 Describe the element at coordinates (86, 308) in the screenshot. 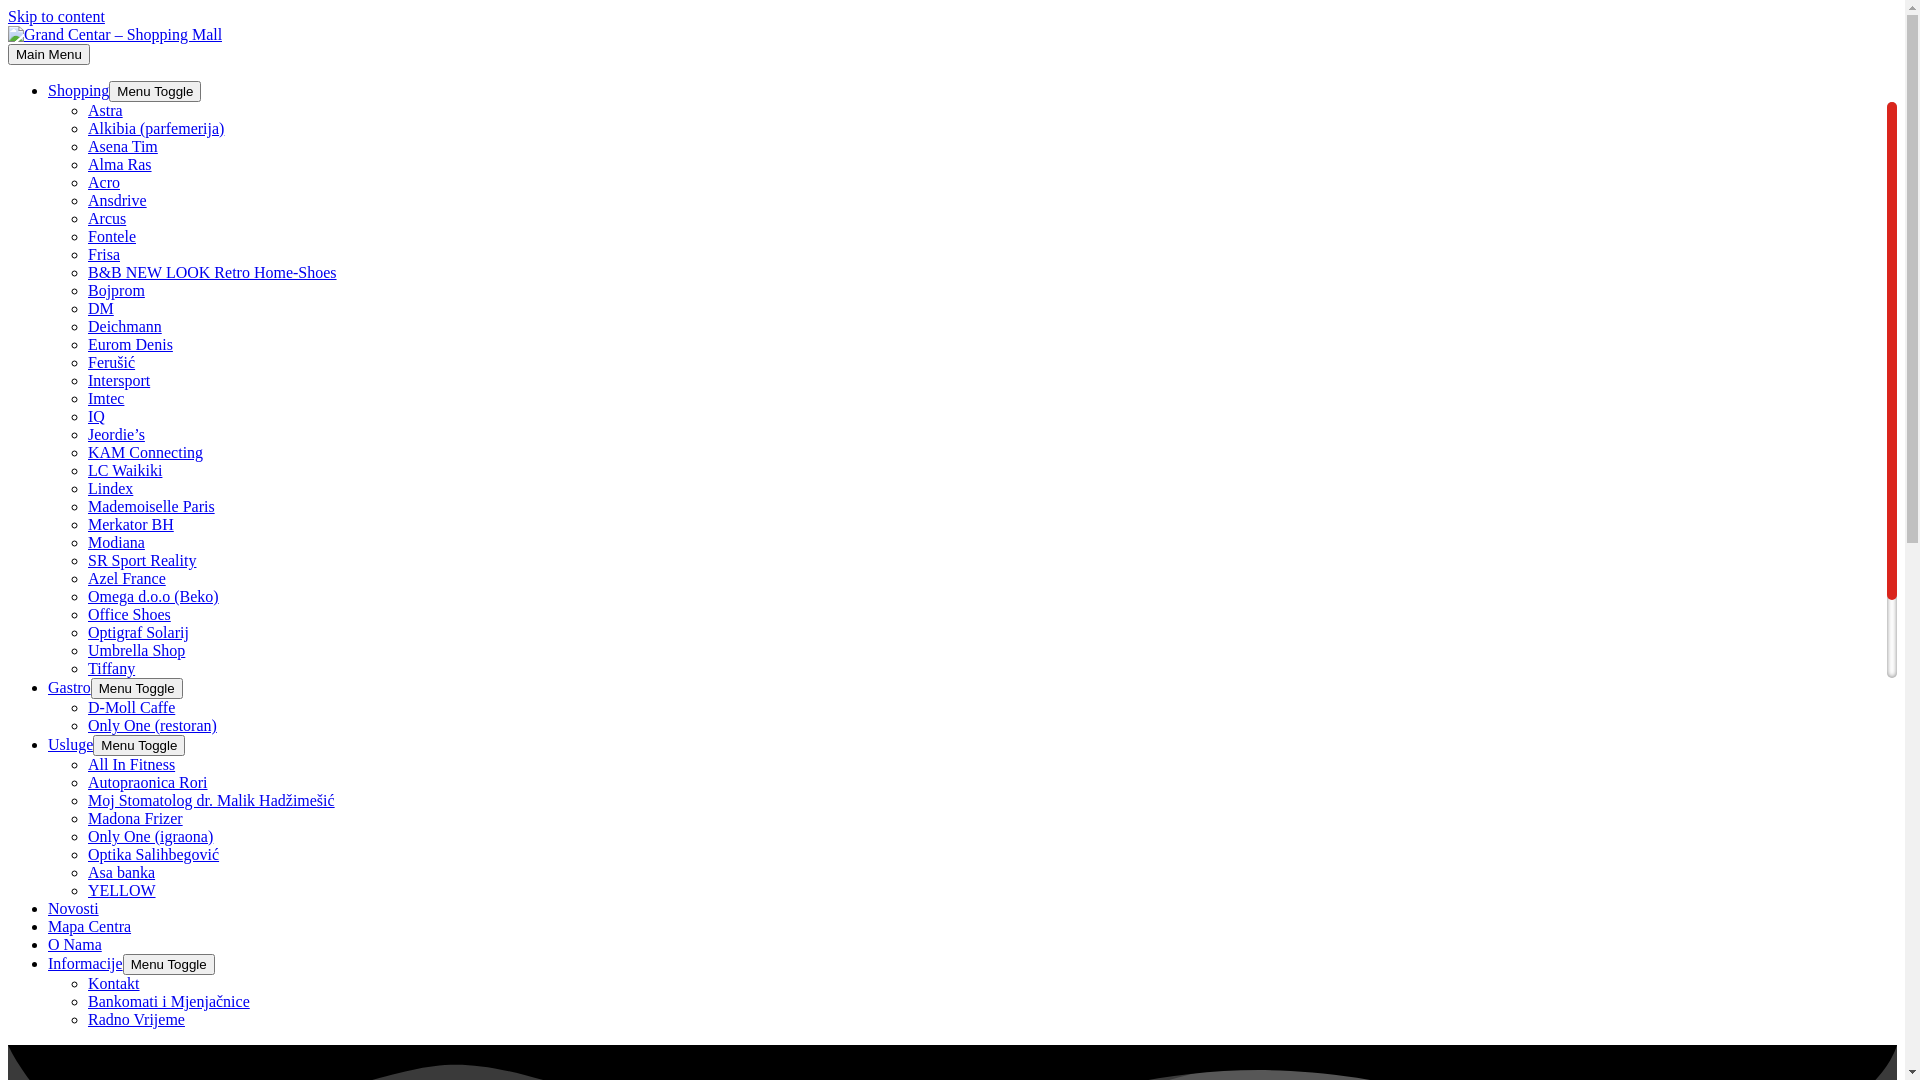

I see `'DM'` at that location.